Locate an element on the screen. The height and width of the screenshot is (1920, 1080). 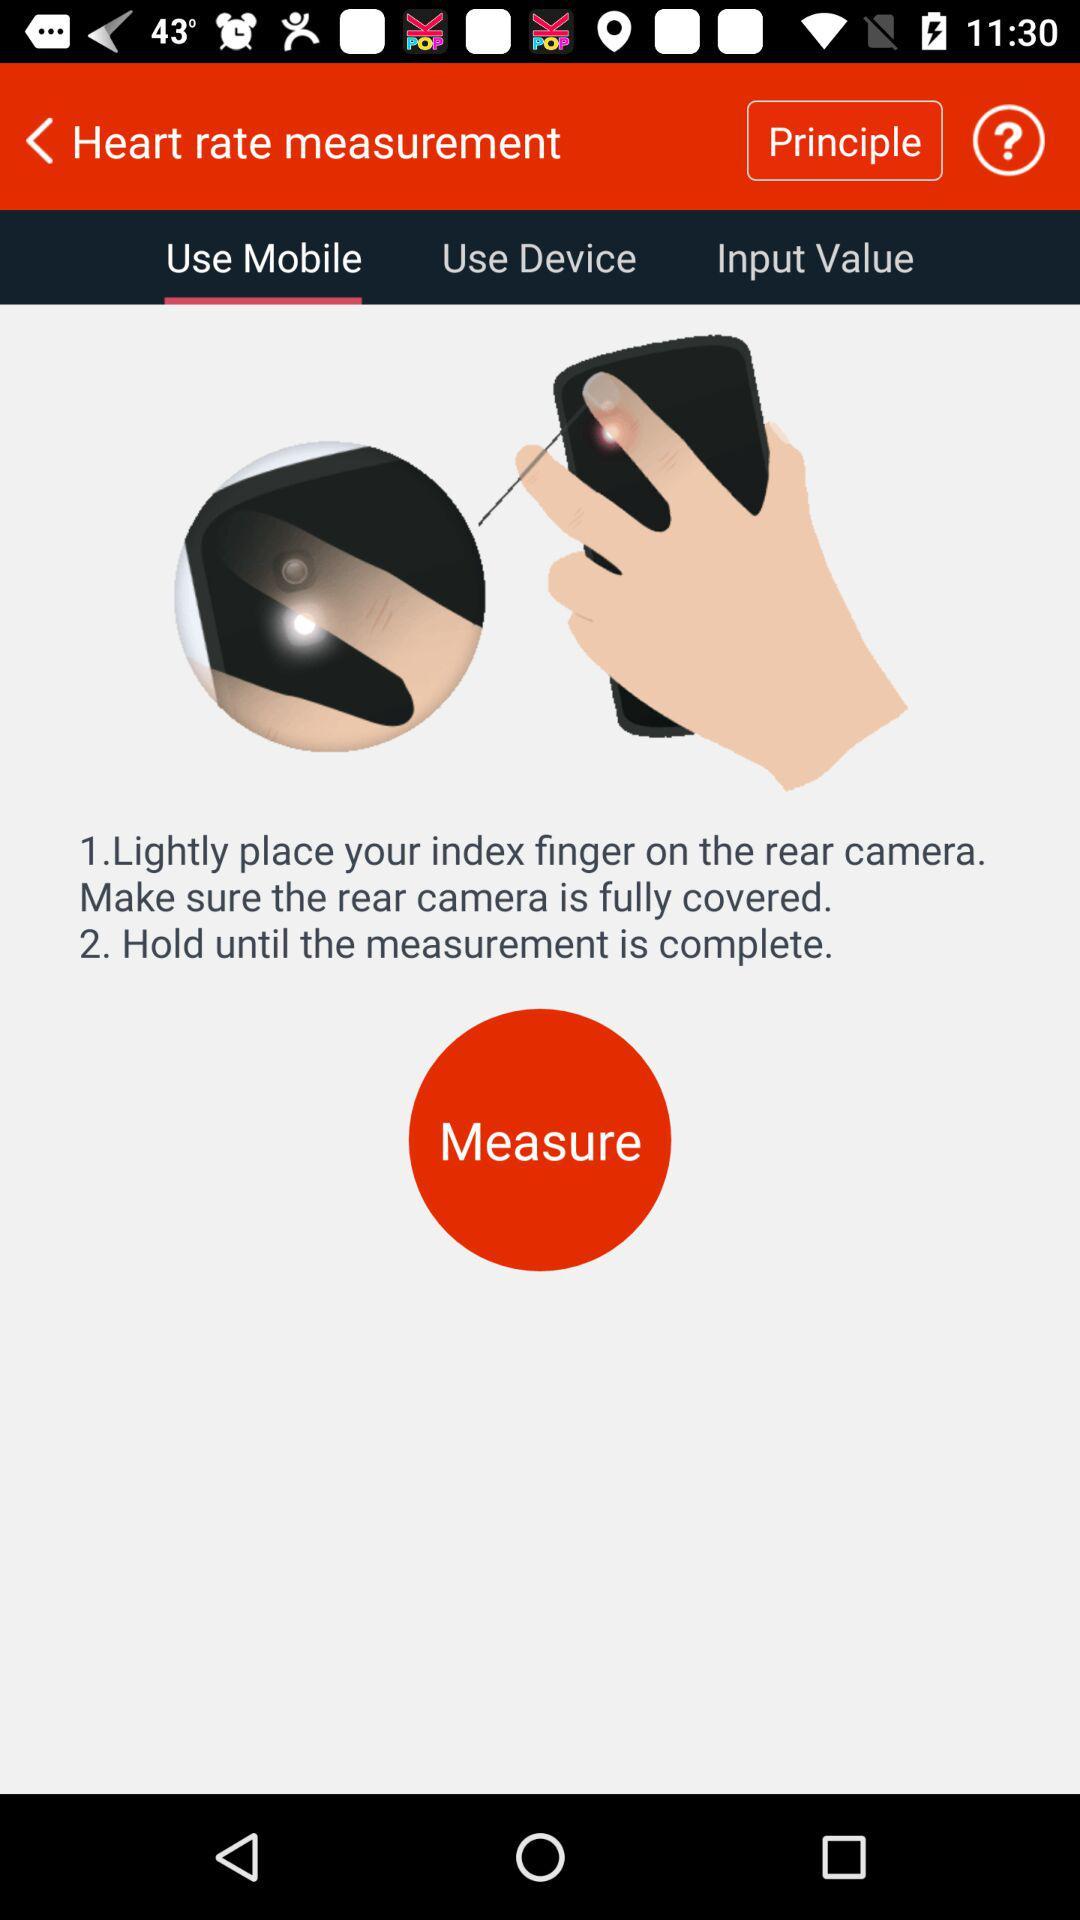
use device is located at coordinates (538, 256).